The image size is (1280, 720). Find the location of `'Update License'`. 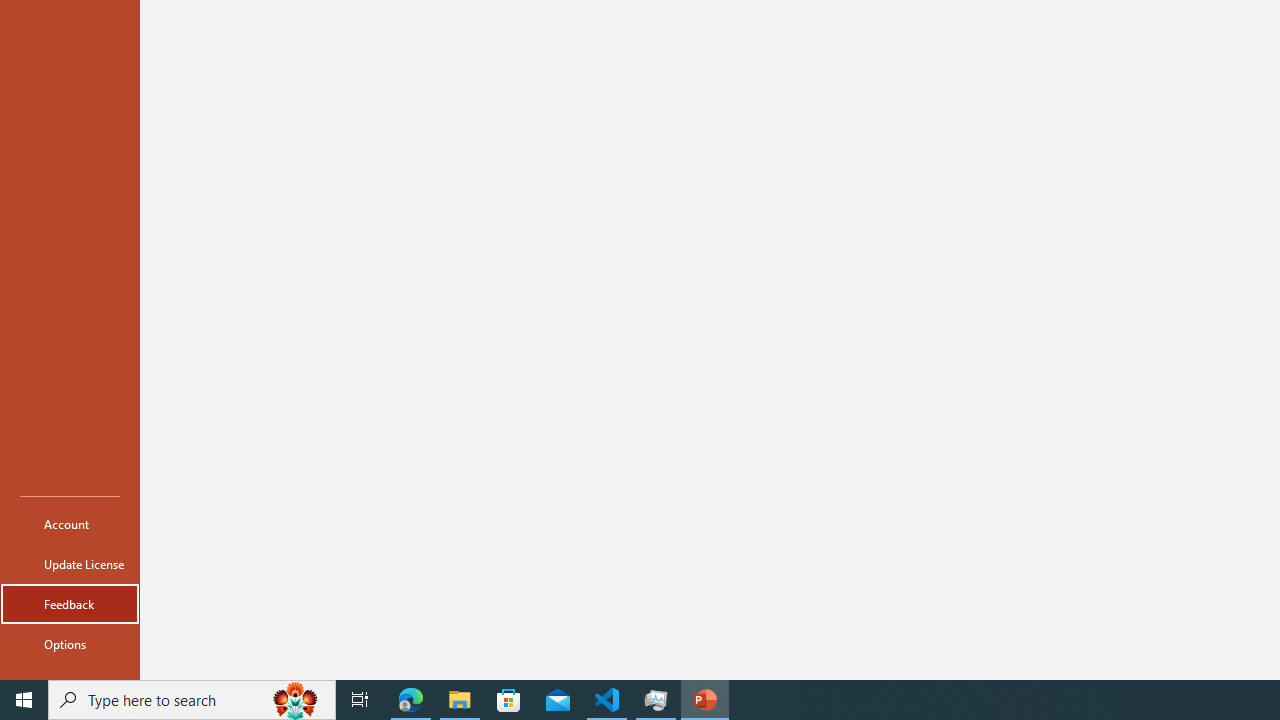

'Update License' is located at coordinates (69, 564).